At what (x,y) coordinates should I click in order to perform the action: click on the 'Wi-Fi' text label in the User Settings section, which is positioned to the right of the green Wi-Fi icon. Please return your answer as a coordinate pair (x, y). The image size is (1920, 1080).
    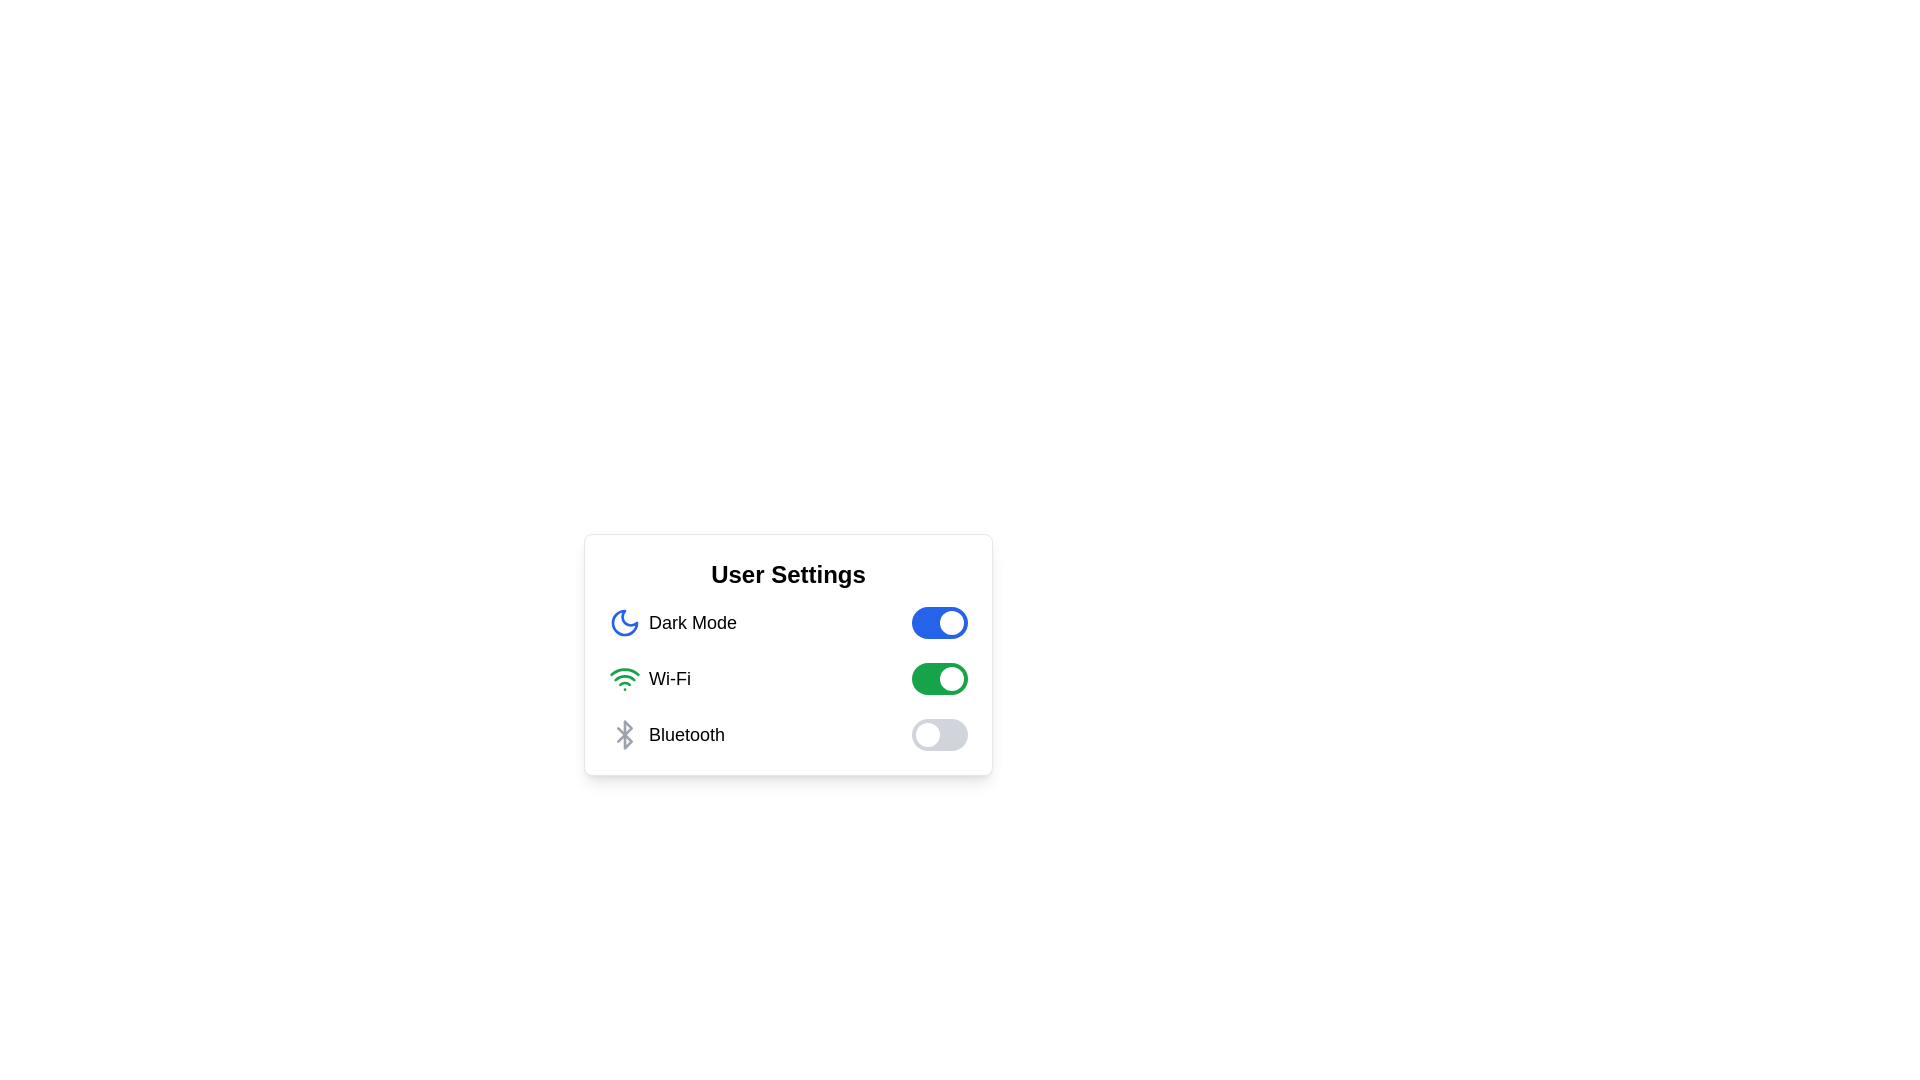
    Looking at the image, I should click on (670, 677).